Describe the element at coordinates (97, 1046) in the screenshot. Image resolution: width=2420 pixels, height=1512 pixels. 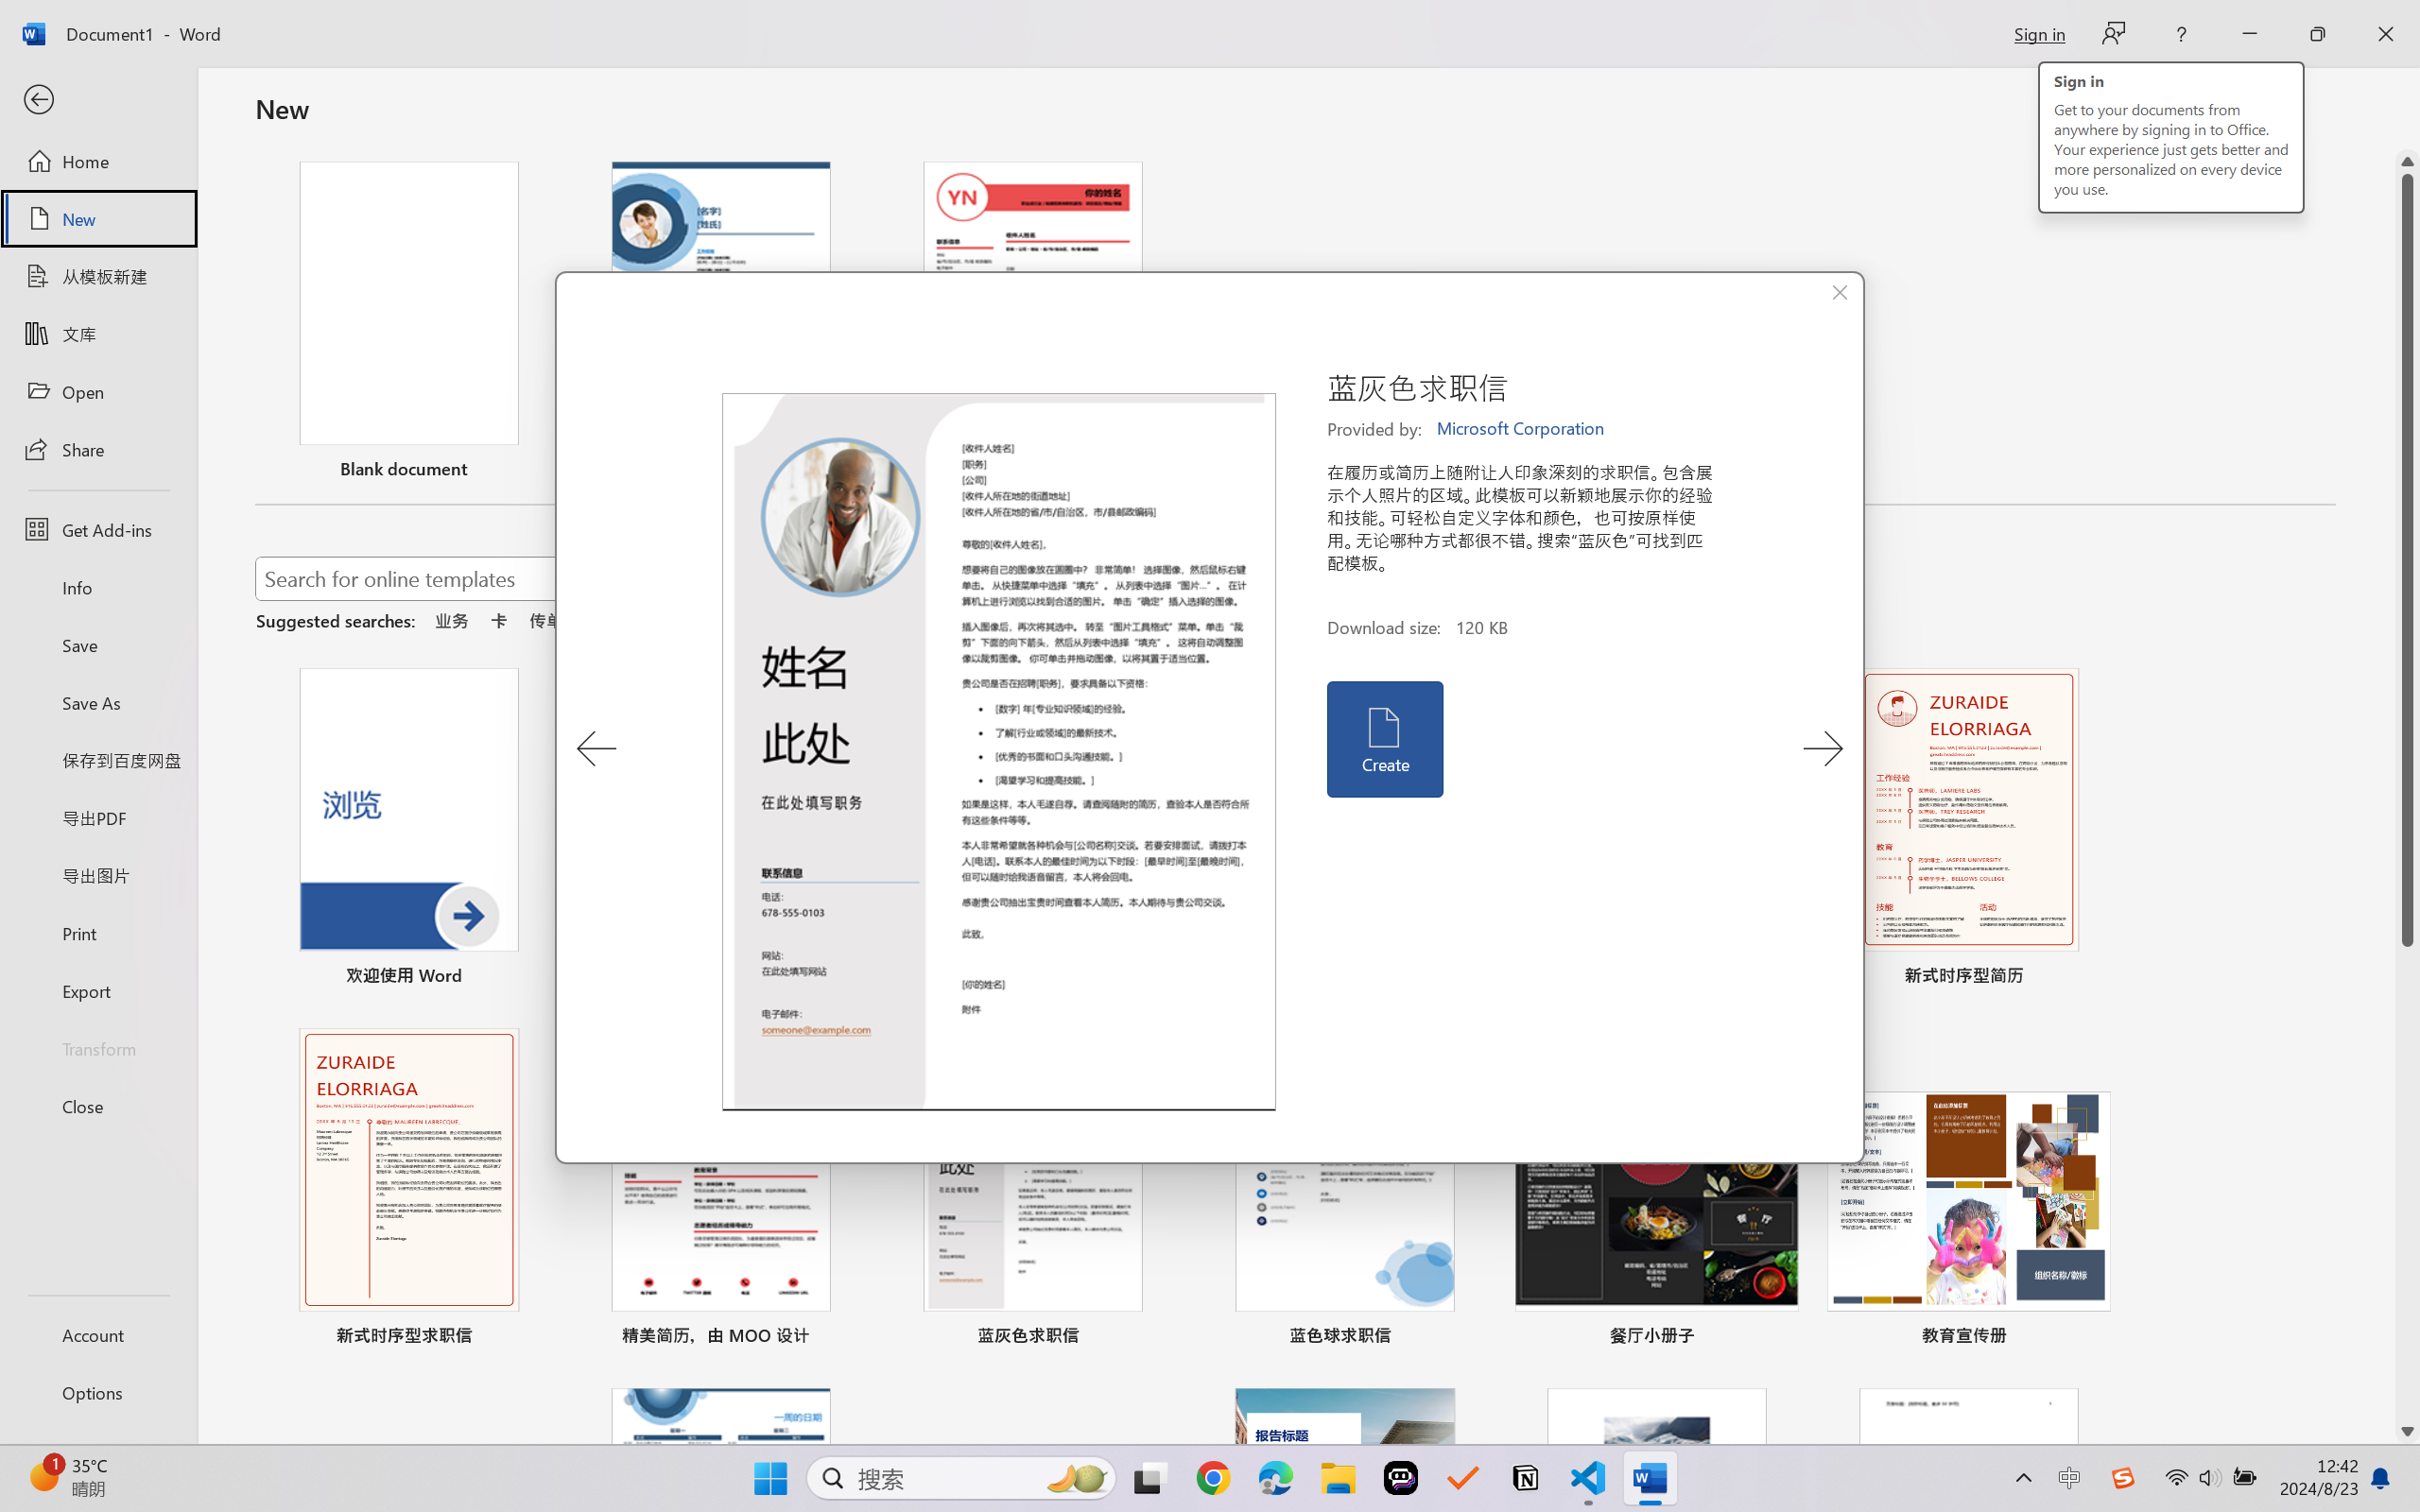
I see `'Transform'` at that location.